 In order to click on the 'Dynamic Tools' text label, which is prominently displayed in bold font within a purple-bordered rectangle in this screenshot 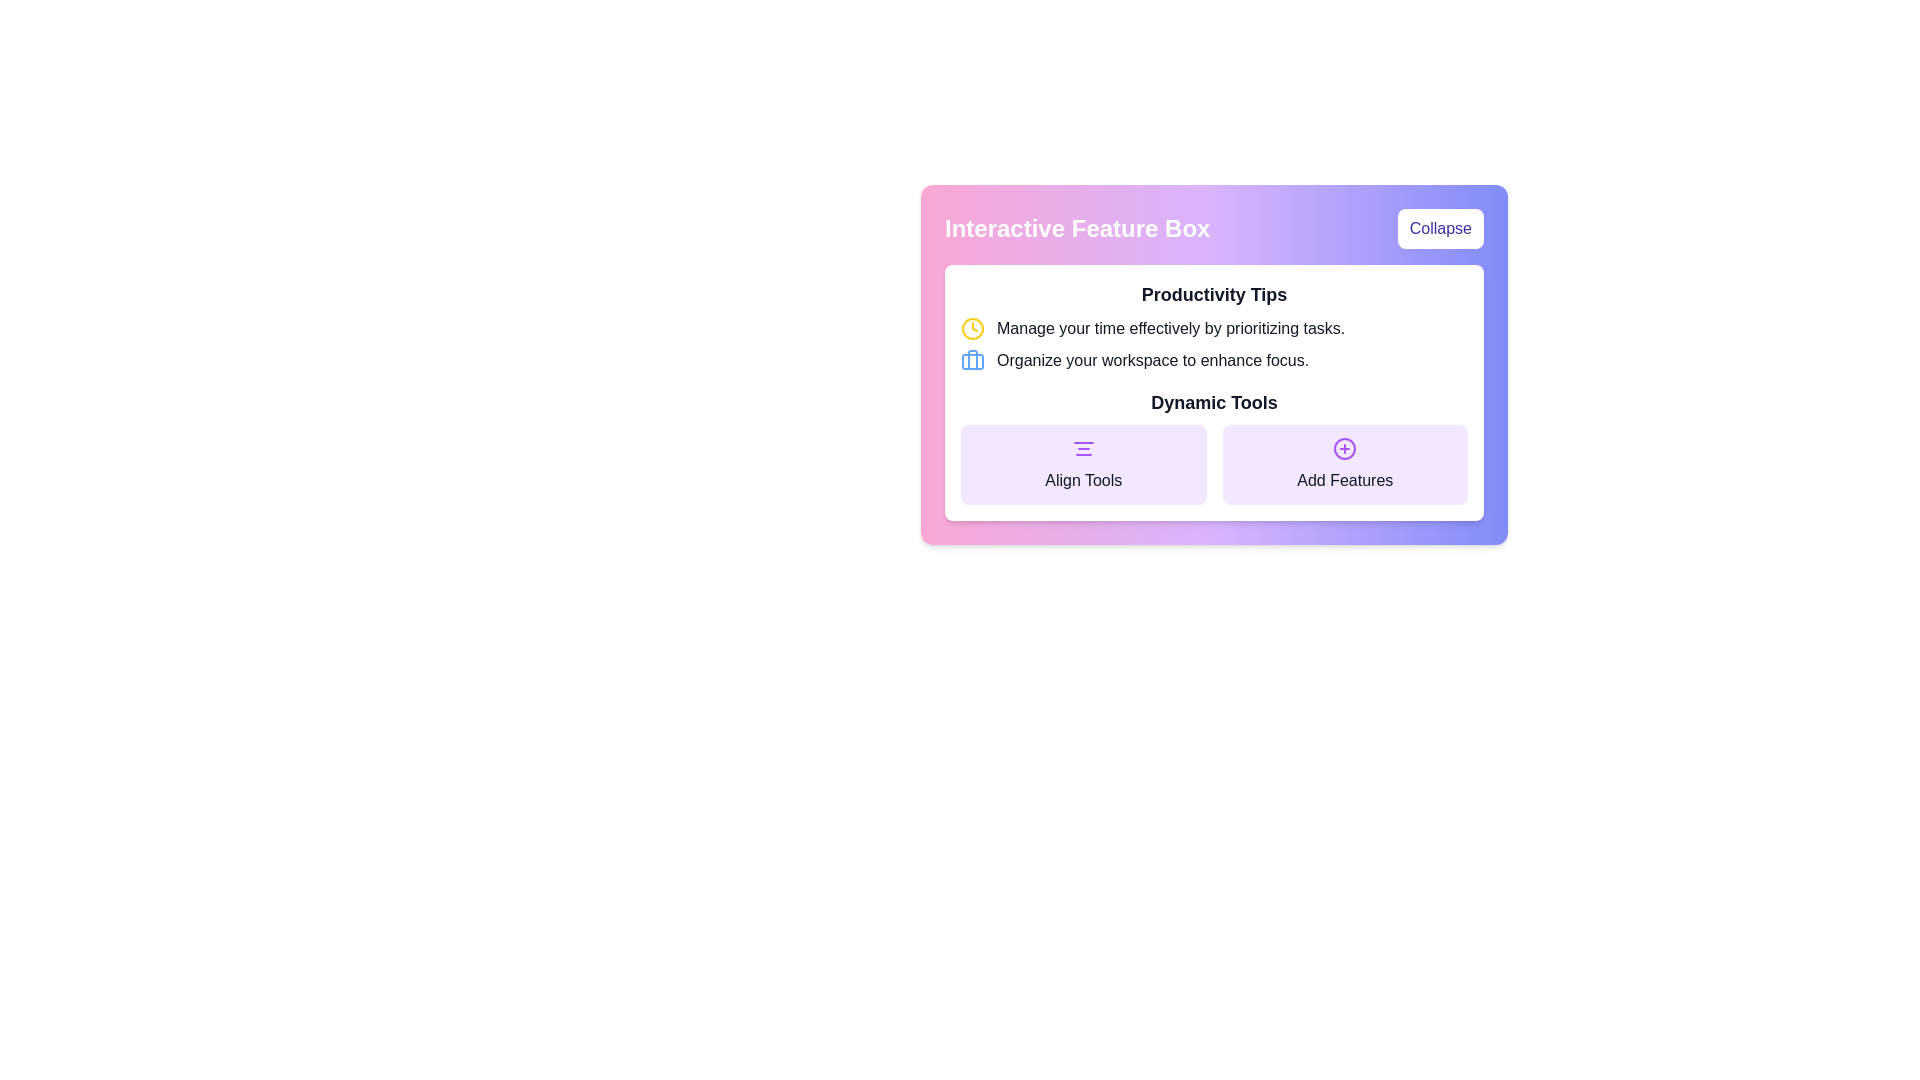, I will do `click(1213, 402)`.